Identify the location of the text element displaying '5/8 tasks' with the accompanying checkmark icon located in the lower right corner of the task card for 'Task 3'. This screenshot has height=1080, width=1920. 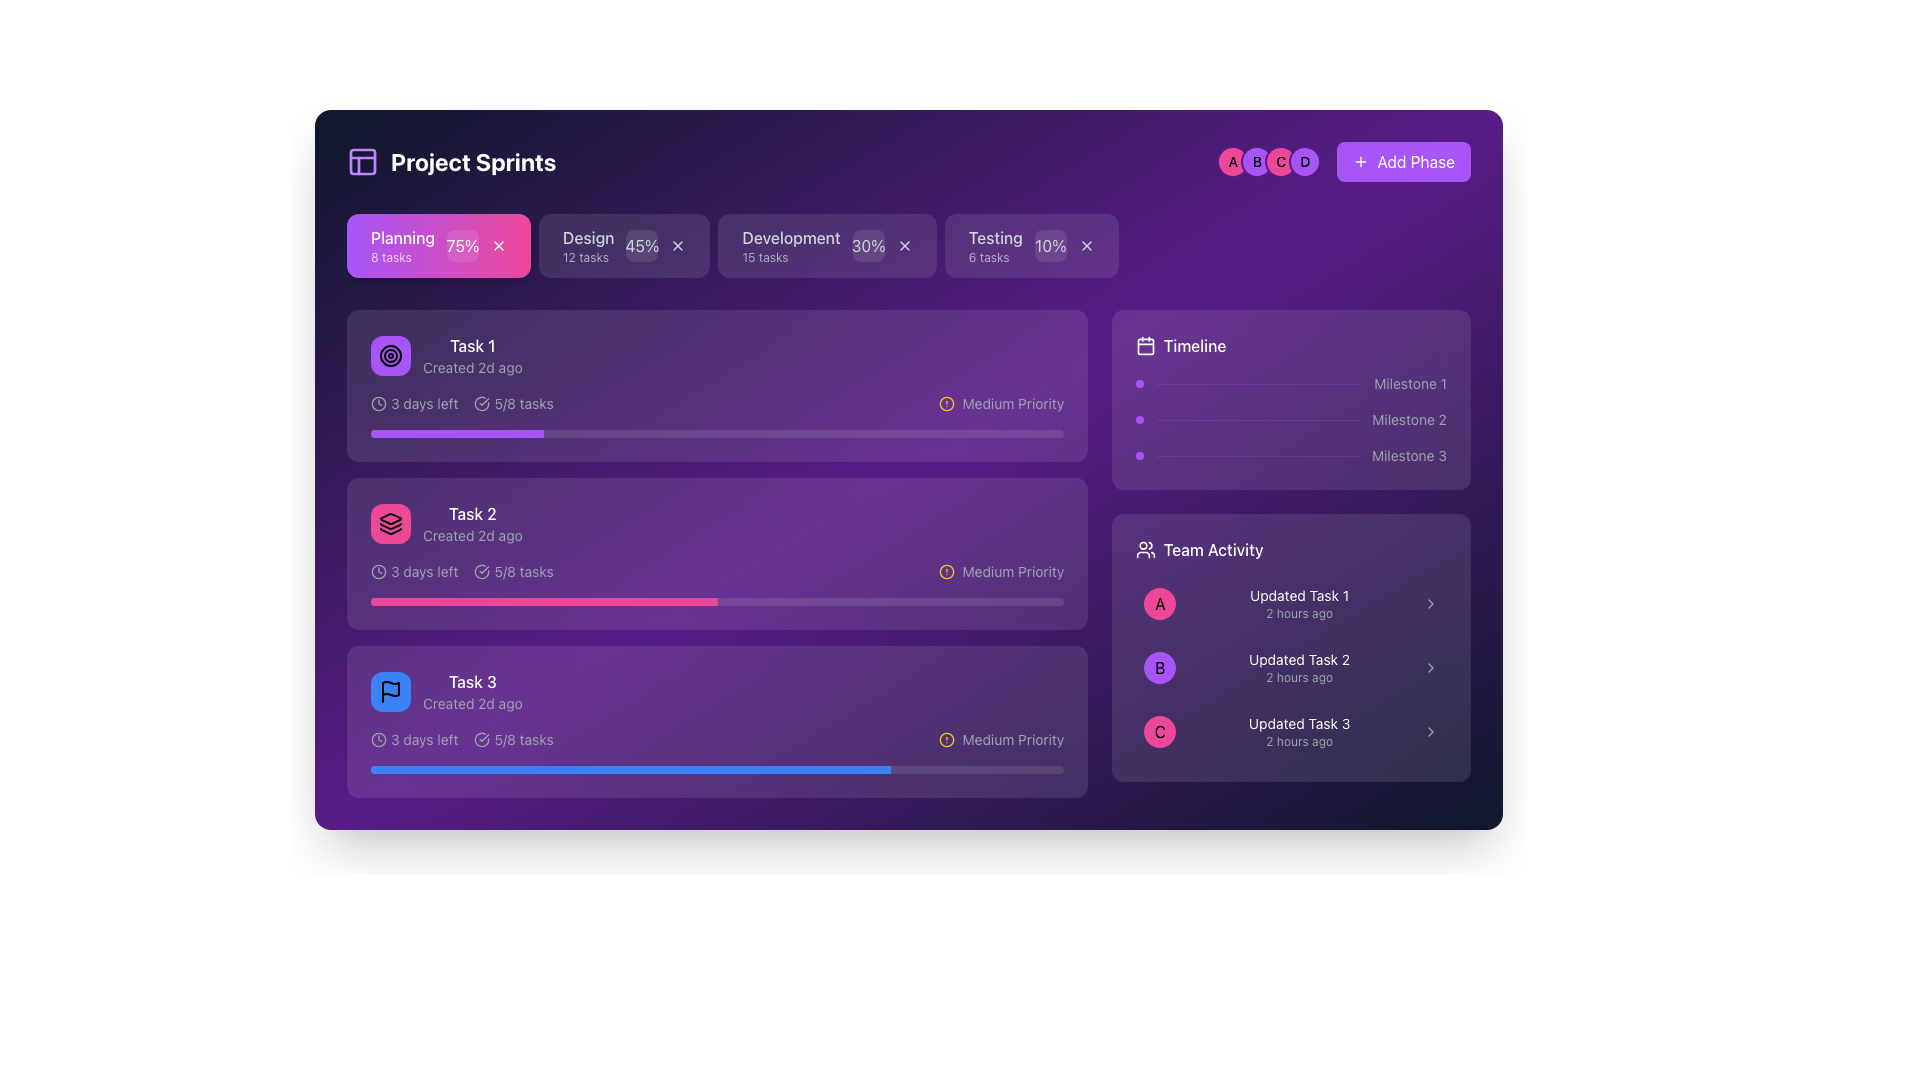
(514, 740).